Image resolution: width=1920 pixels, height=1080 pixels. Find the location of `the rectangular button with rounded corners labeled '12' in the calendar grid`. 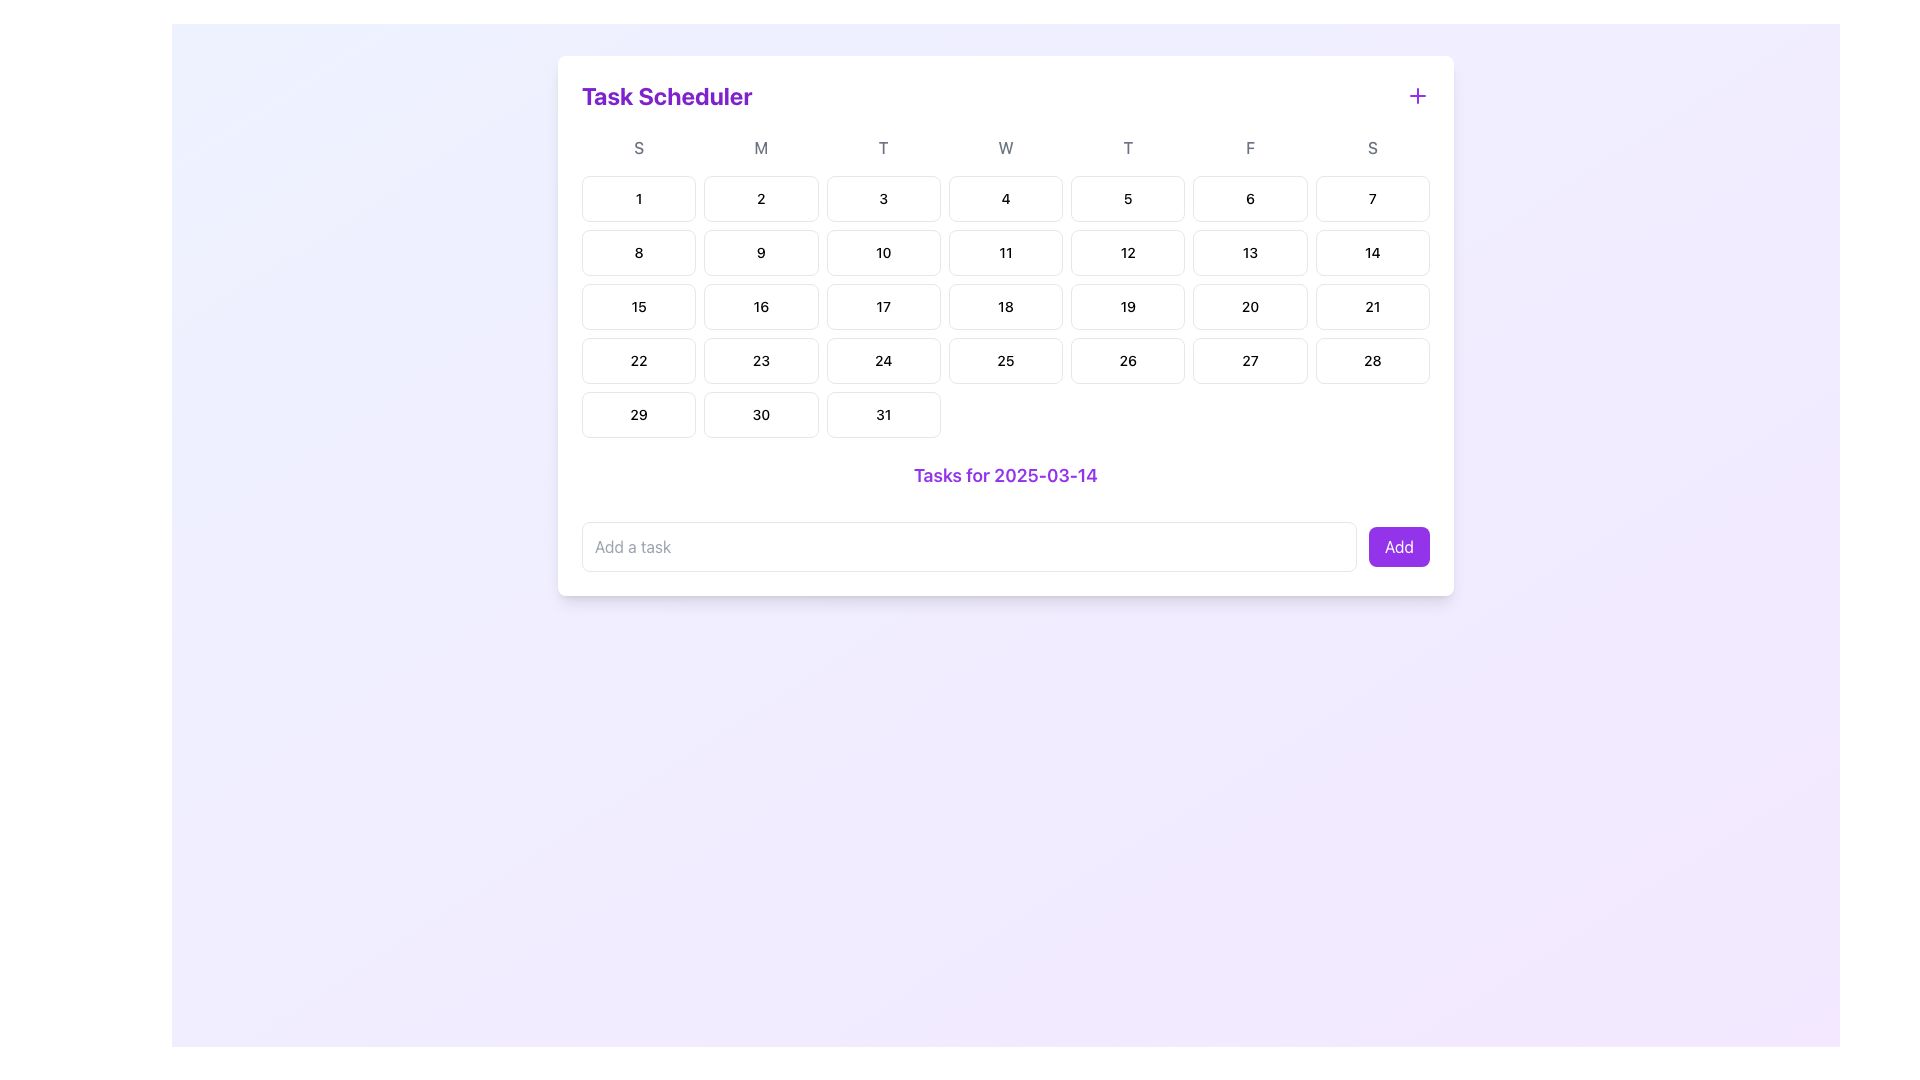

the rectangular button with rounded corners labeled '12' in the calendar grid is located at coordinates (1128, 252).